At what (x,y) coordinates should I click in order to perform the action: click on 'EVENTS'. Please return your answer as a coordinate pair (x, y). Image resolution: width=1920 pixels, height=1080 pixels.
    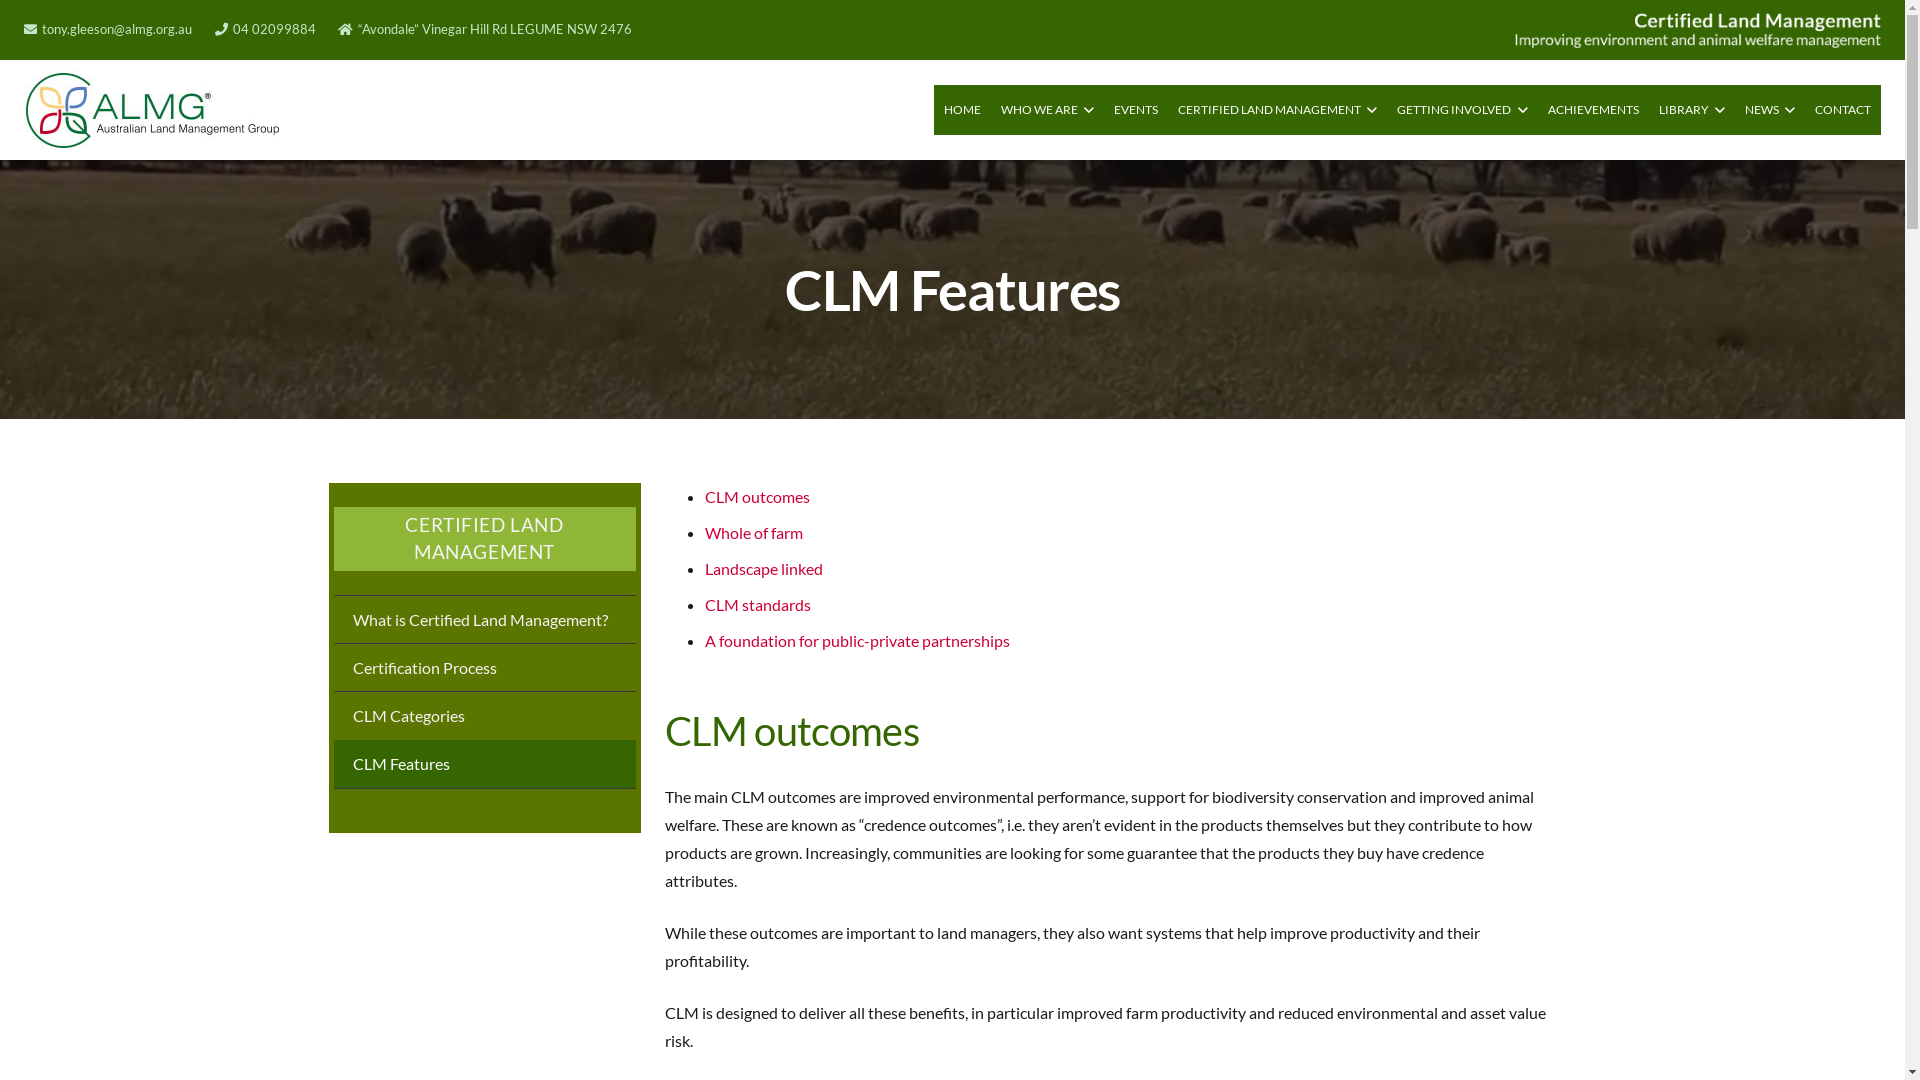
    Looking at the image, I should click on (1103, 110).